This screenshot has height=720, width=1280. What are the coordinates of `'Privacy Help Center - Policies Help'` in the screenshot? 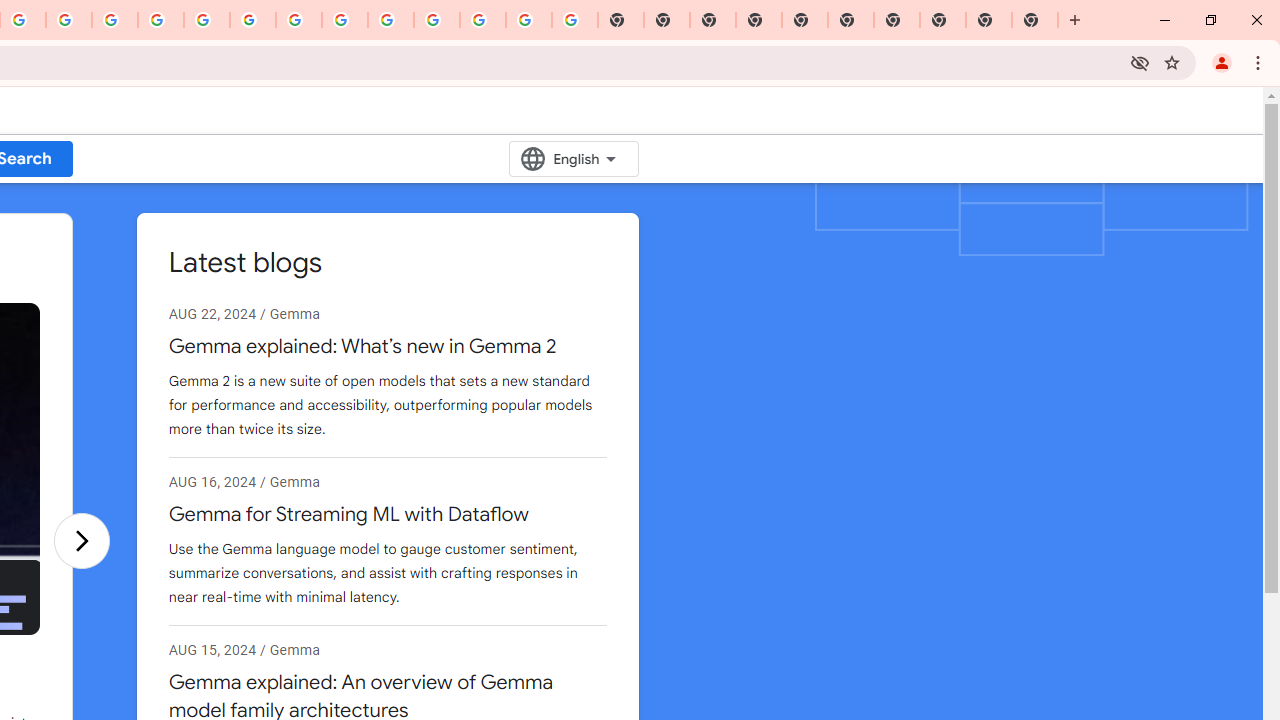 It's located at (114, 20).